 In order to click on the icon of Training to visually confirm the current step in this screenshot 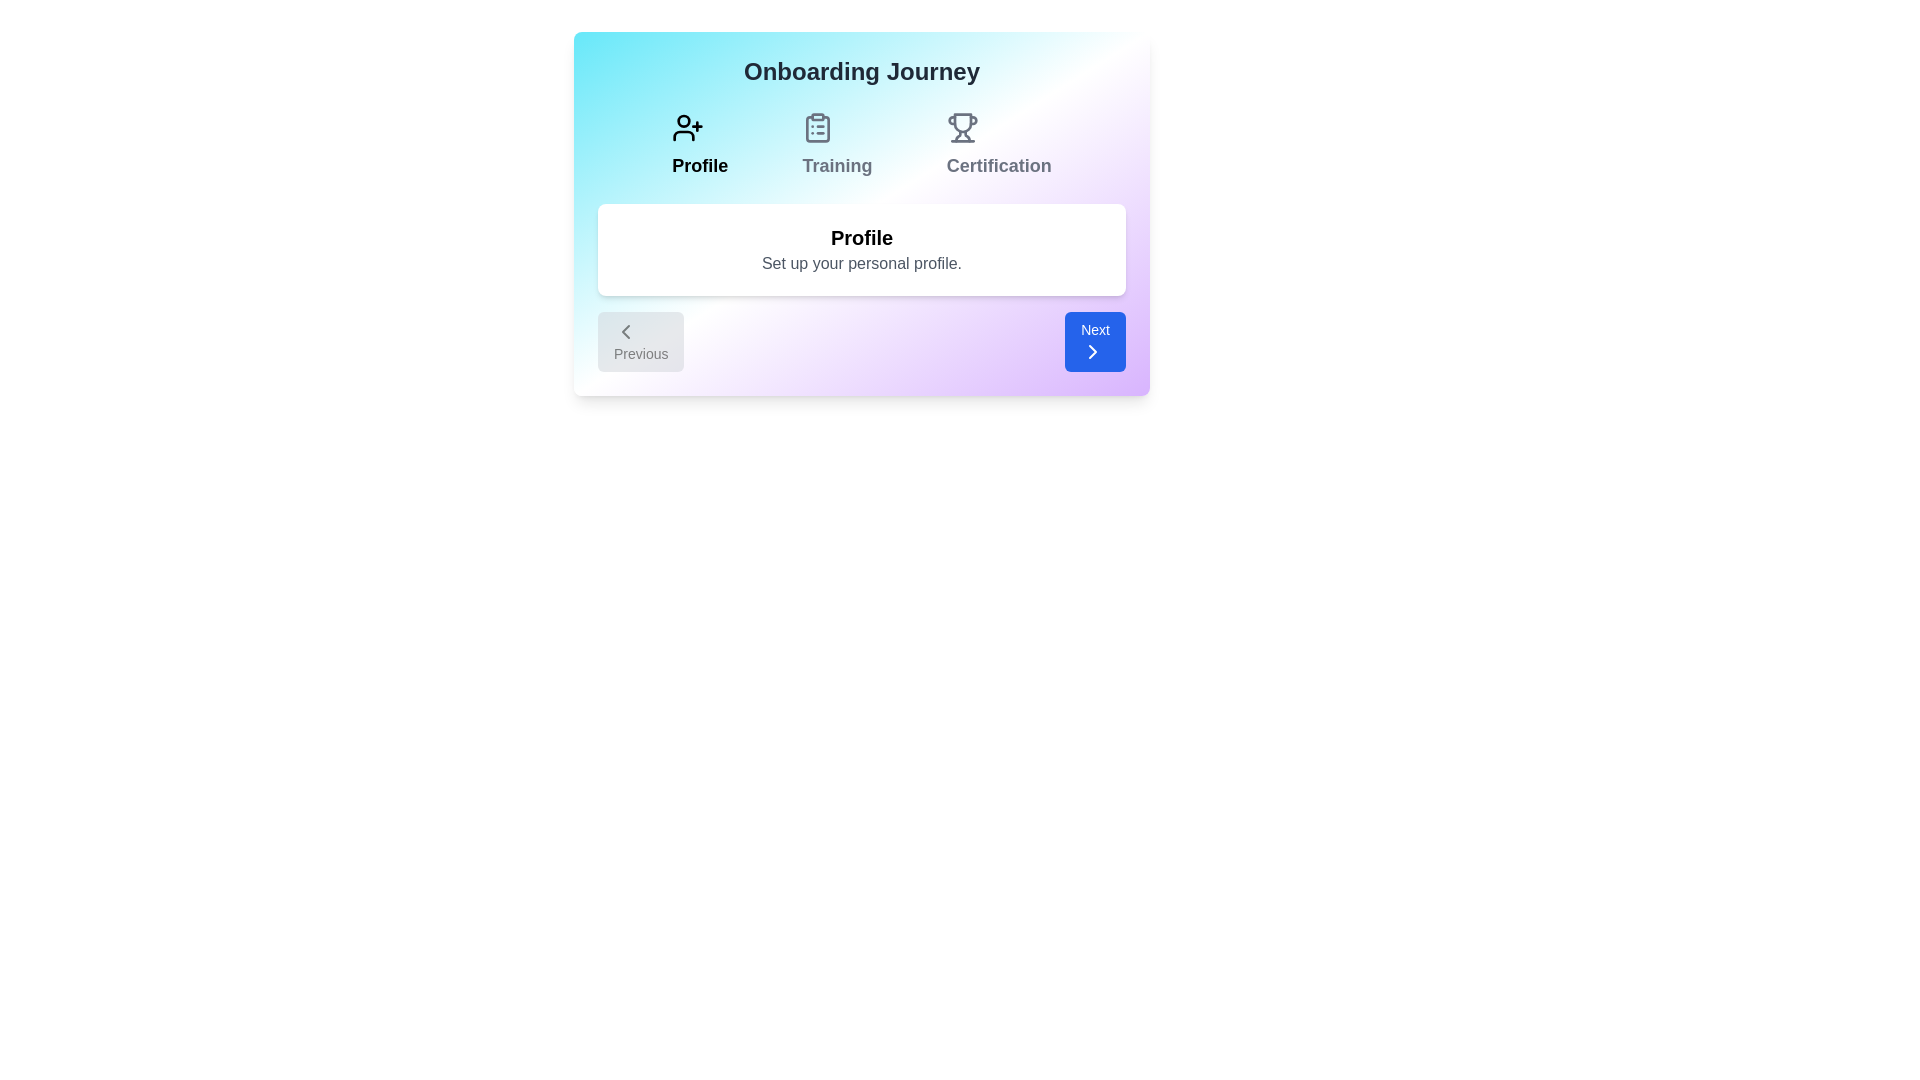, I will do `click(836, 127)`.